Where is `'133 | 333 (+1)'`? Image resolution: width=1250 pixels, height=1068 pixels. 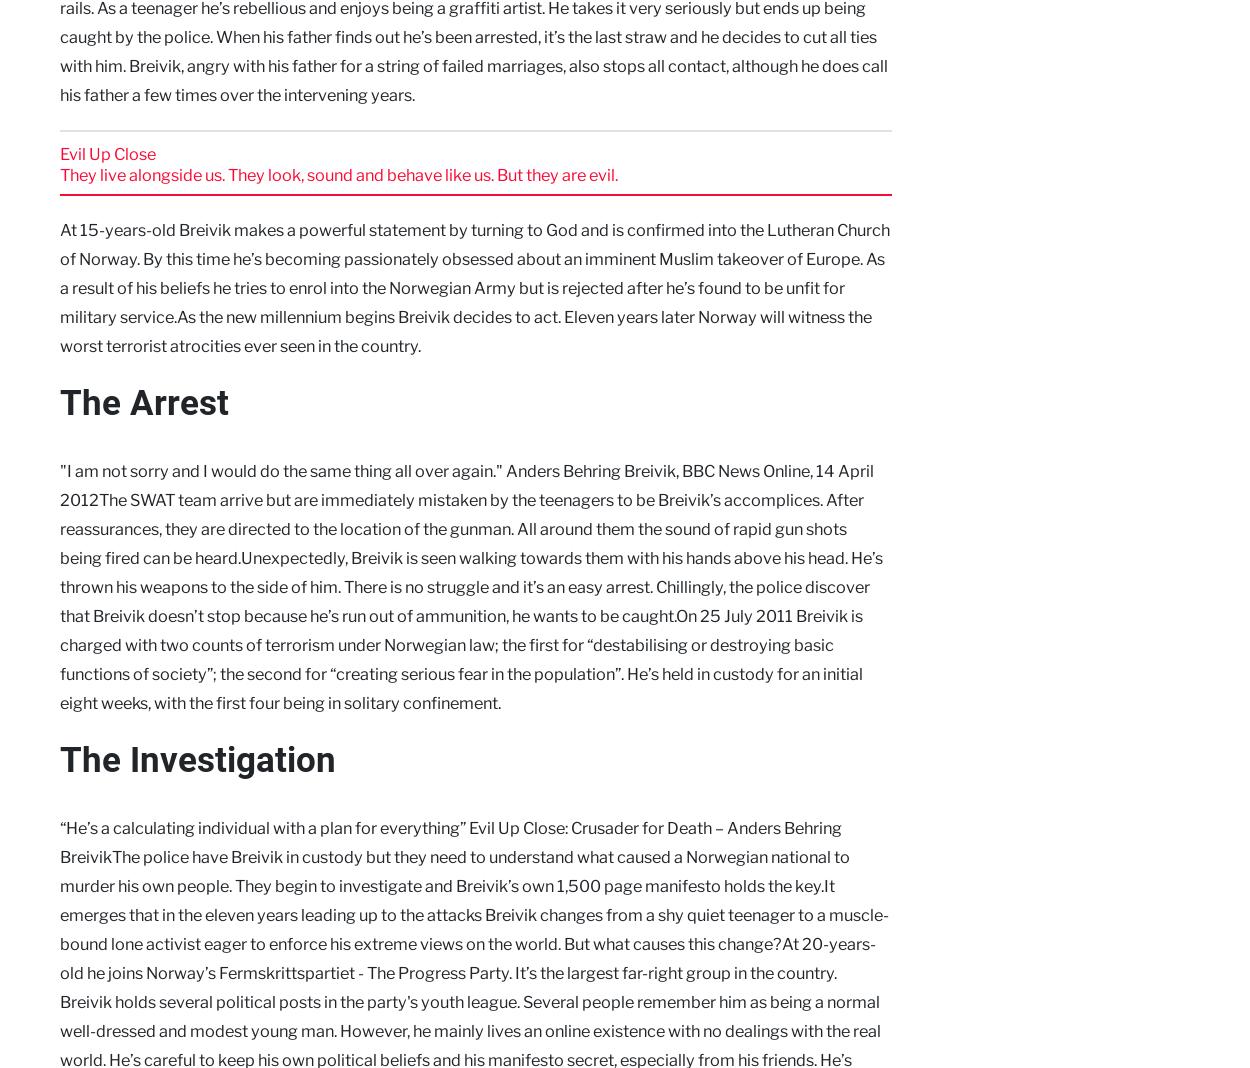 '133 | 333 (+1)' is located at coordinates (1150, 642).